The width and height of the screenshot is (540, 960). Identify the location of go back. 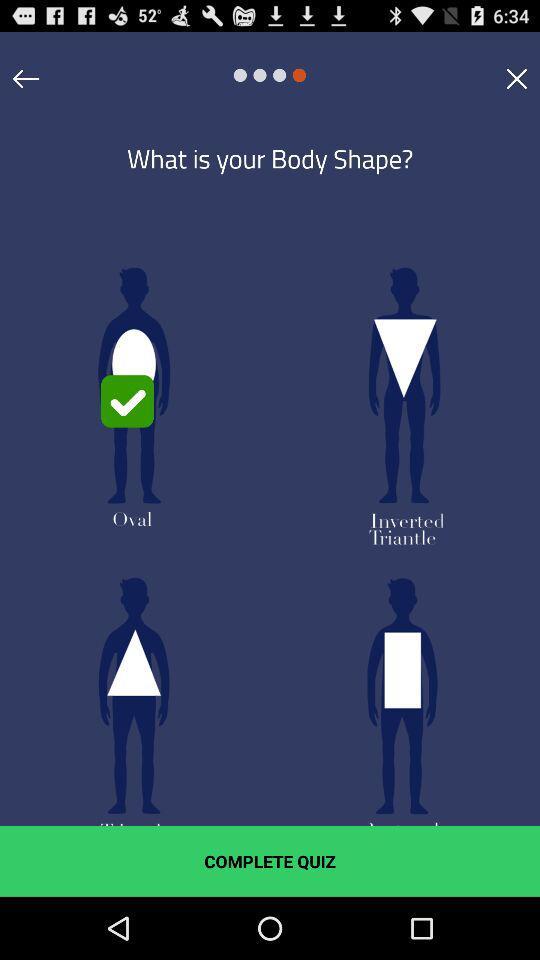
(25, 78).